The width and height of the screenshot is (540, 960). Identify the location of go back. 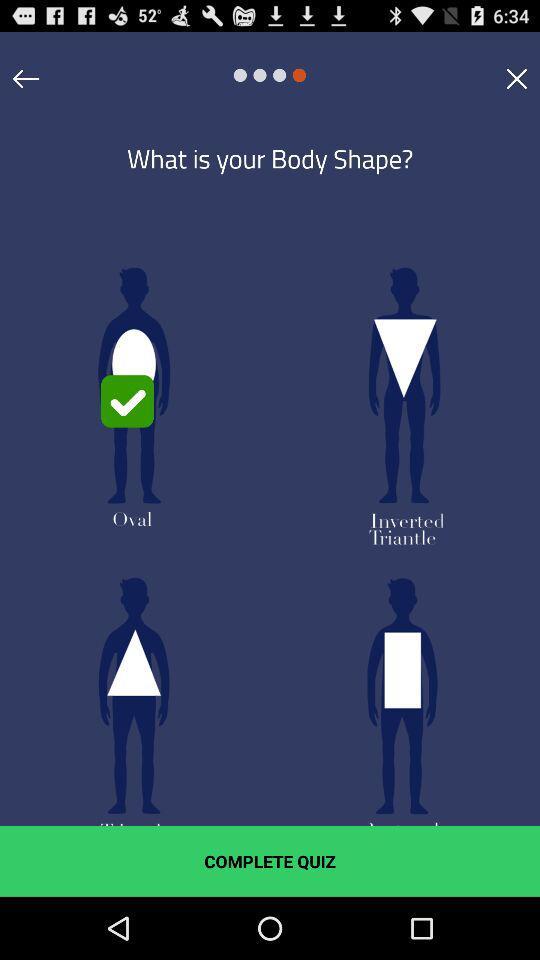
(25, 78).